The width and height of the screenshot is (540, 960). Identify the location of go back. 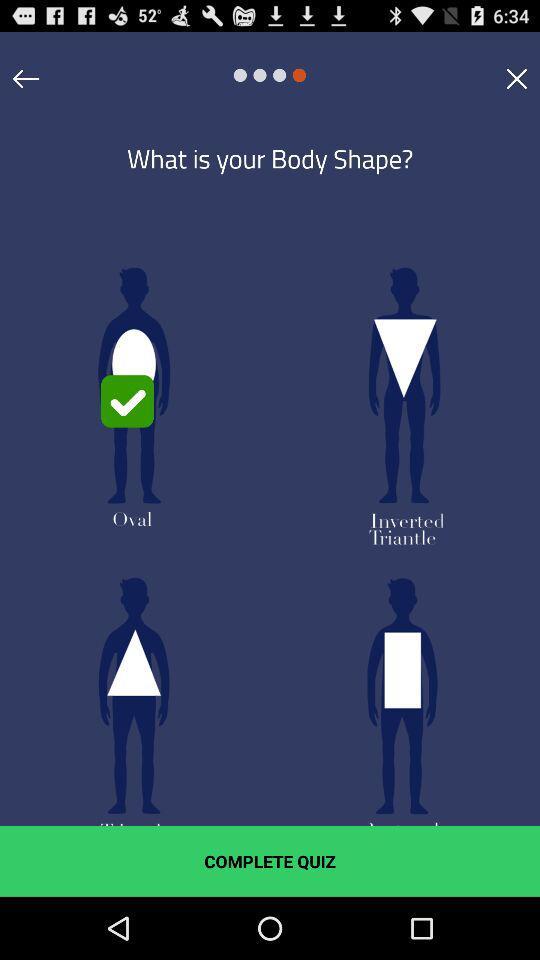
(25, 78).